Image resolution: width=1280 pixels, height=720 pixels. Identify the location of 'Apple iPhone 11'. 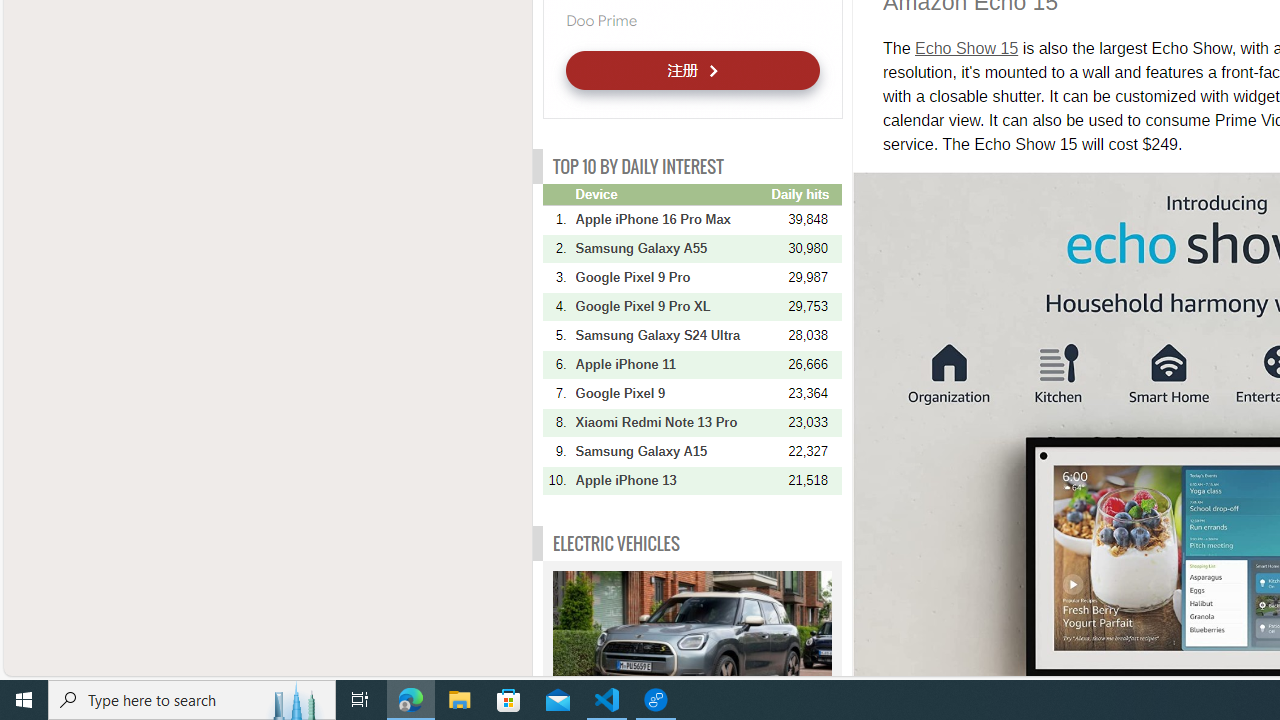
(671, 364).